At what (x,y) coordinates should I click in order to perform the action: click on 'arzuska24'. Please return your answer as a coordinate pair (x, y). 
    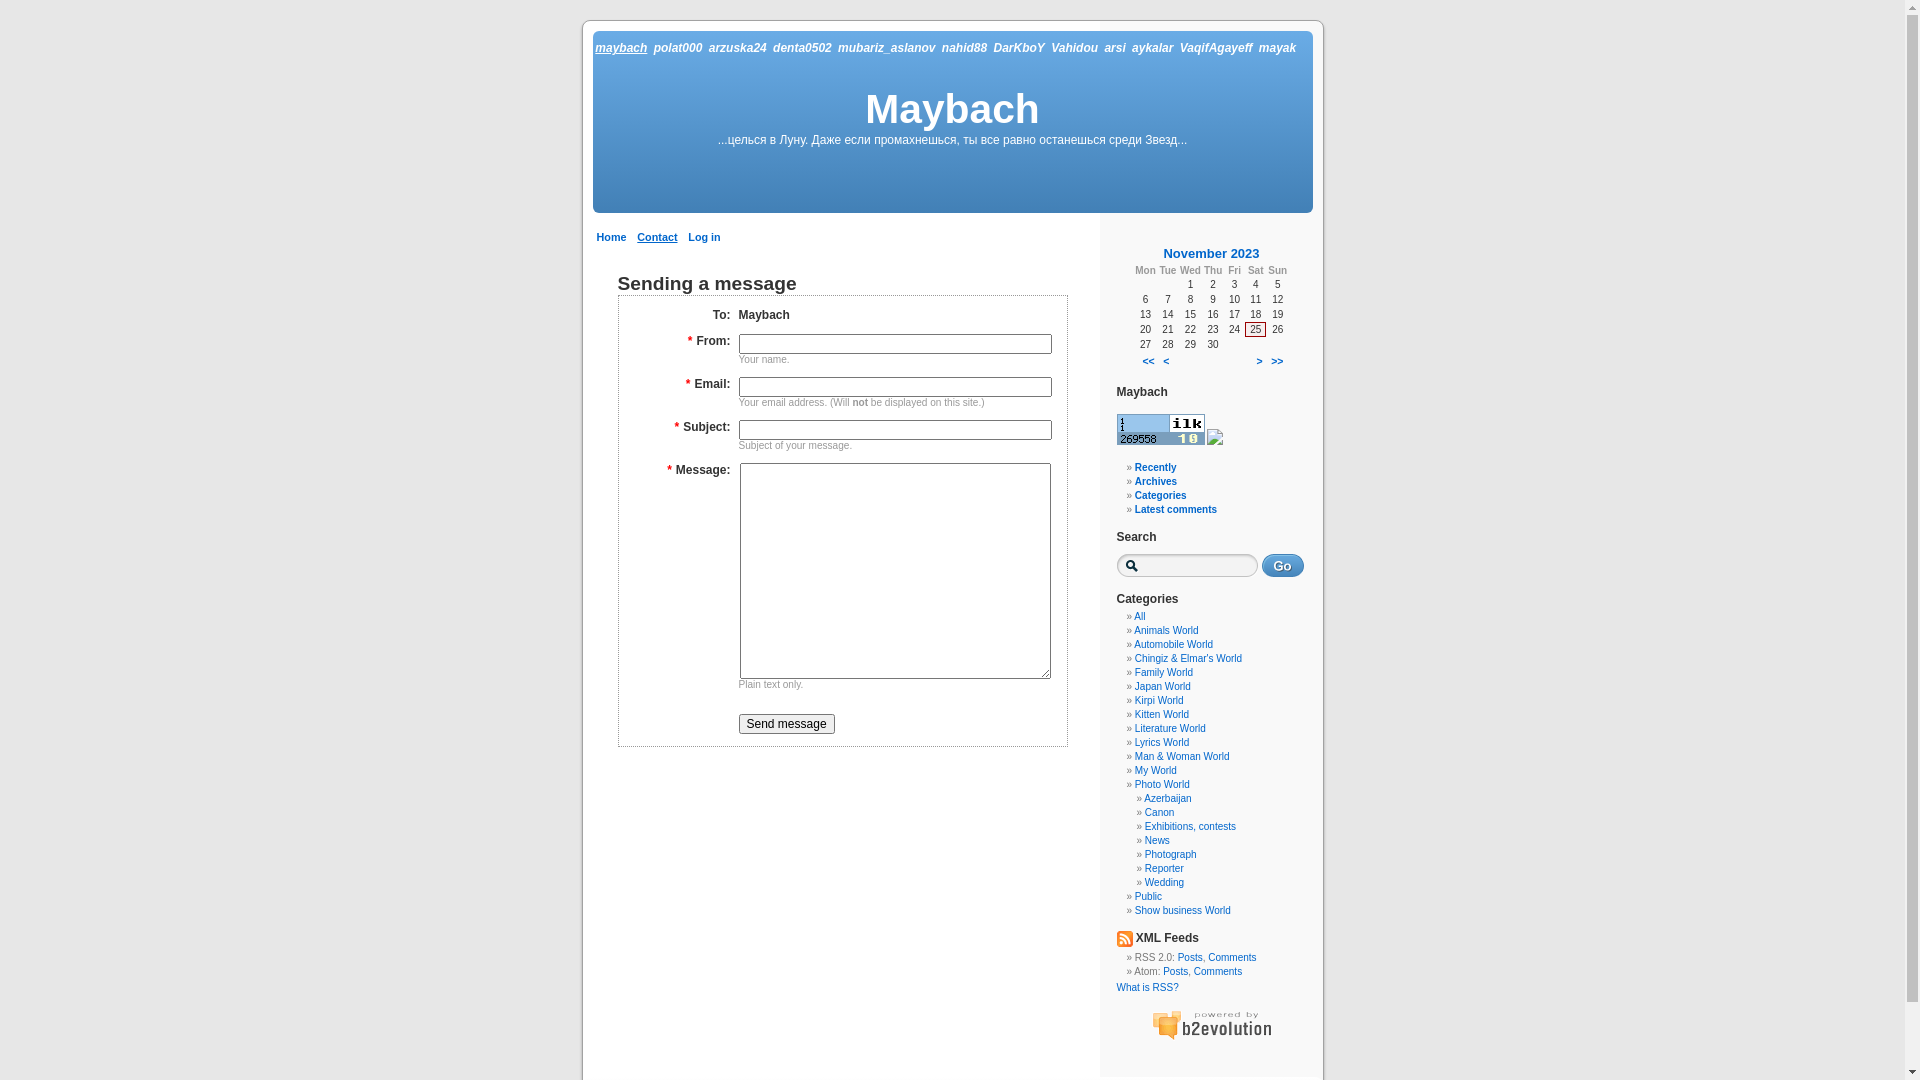
    Looking at the image, I should click on (709, 46).